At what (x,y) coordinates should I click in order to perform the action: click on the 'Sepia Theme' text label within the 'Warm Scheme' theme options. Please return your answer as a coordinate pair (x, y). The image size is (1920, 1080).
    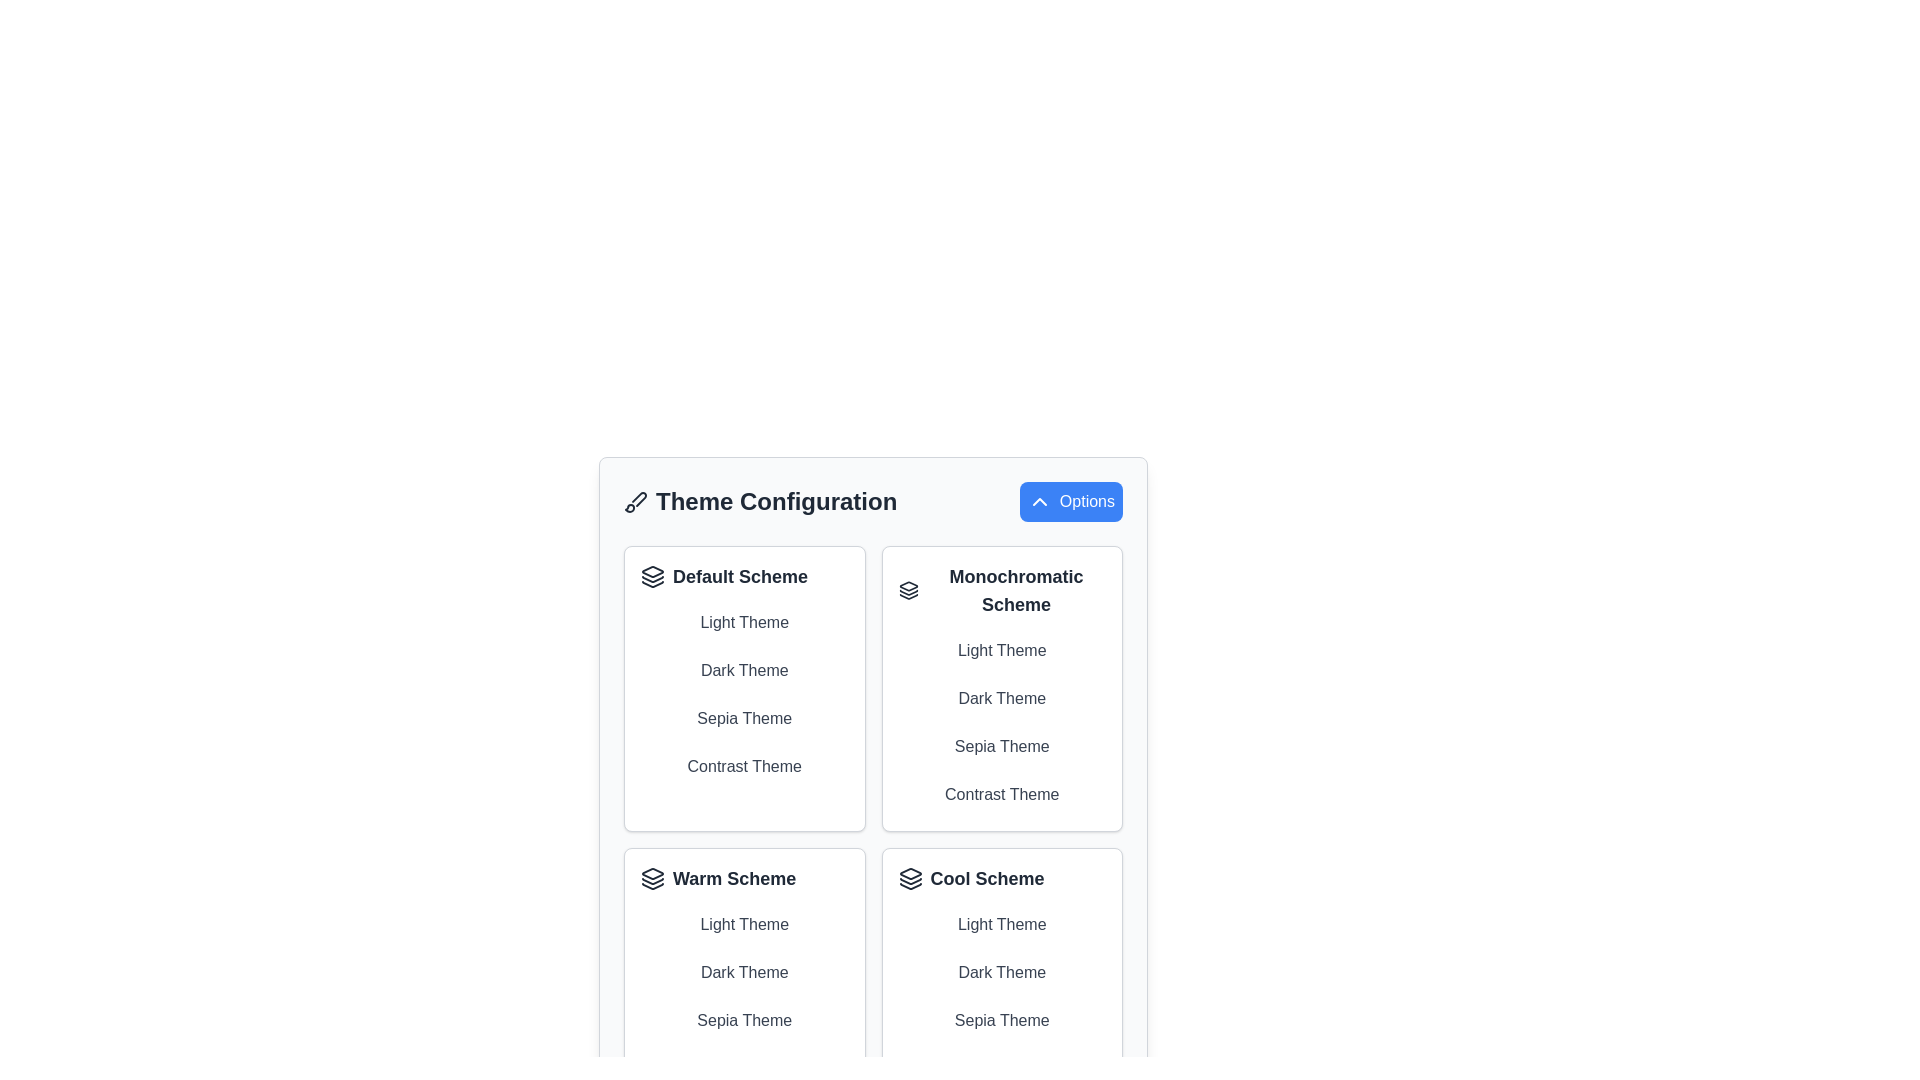
    Looking at the image, I should click on (743, 1021).